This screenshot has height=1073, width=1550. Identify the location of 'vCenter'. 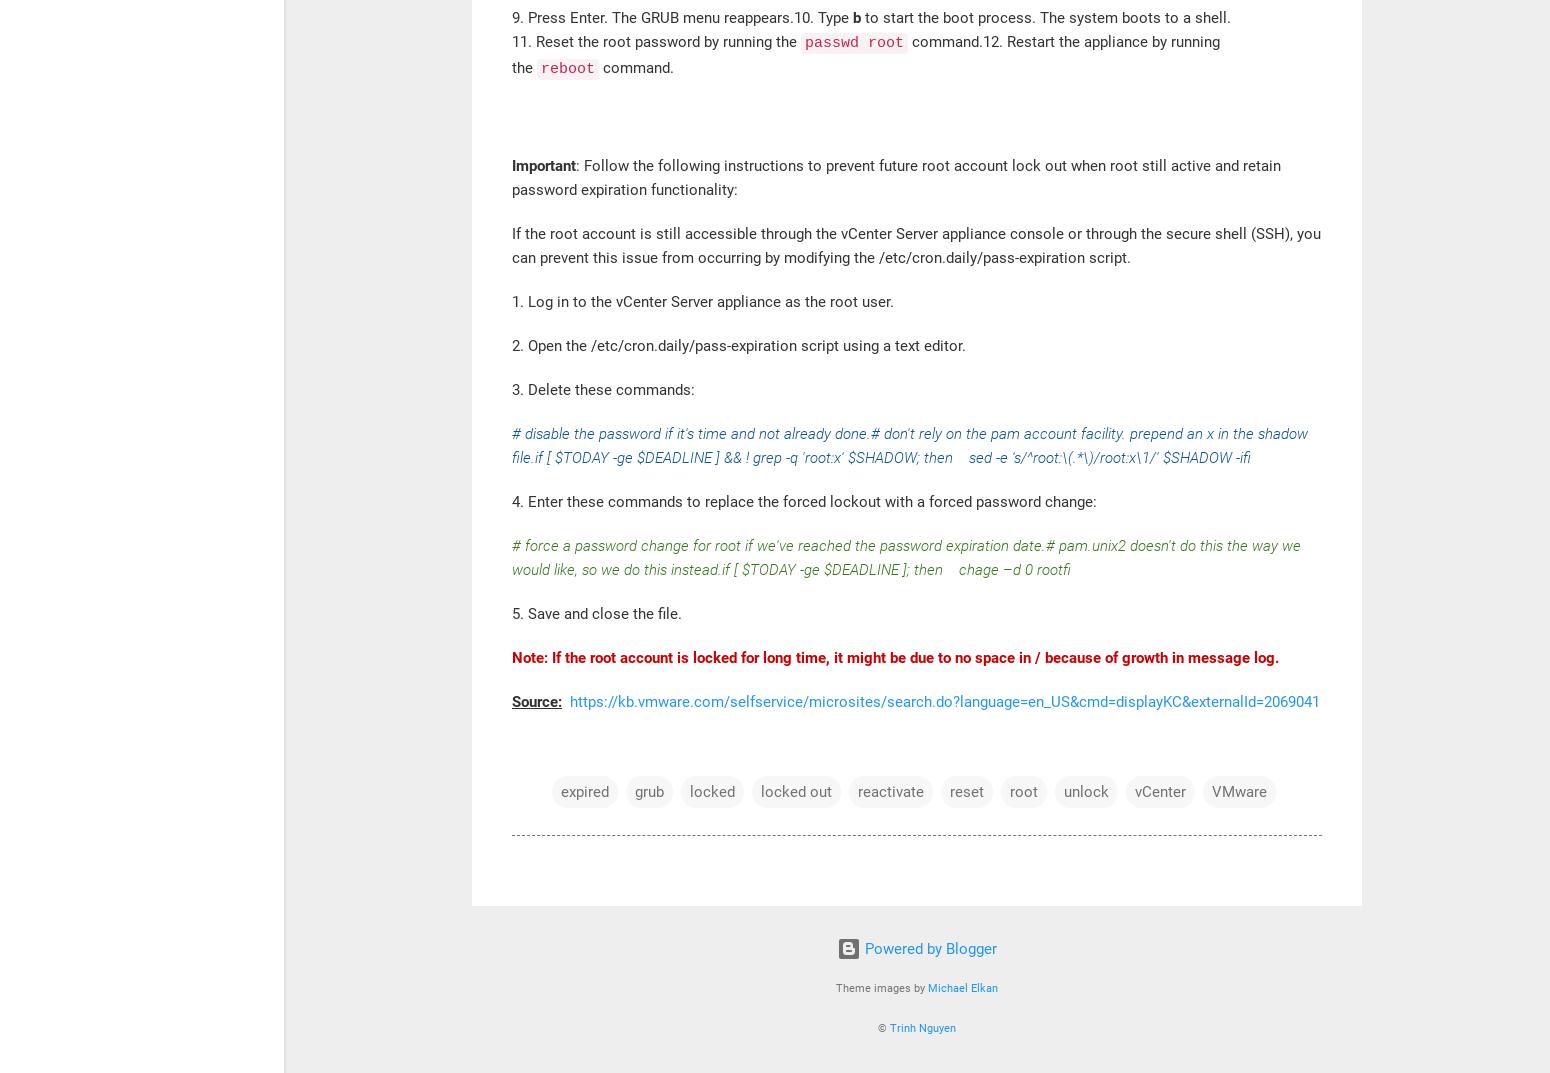
(1134, 791).